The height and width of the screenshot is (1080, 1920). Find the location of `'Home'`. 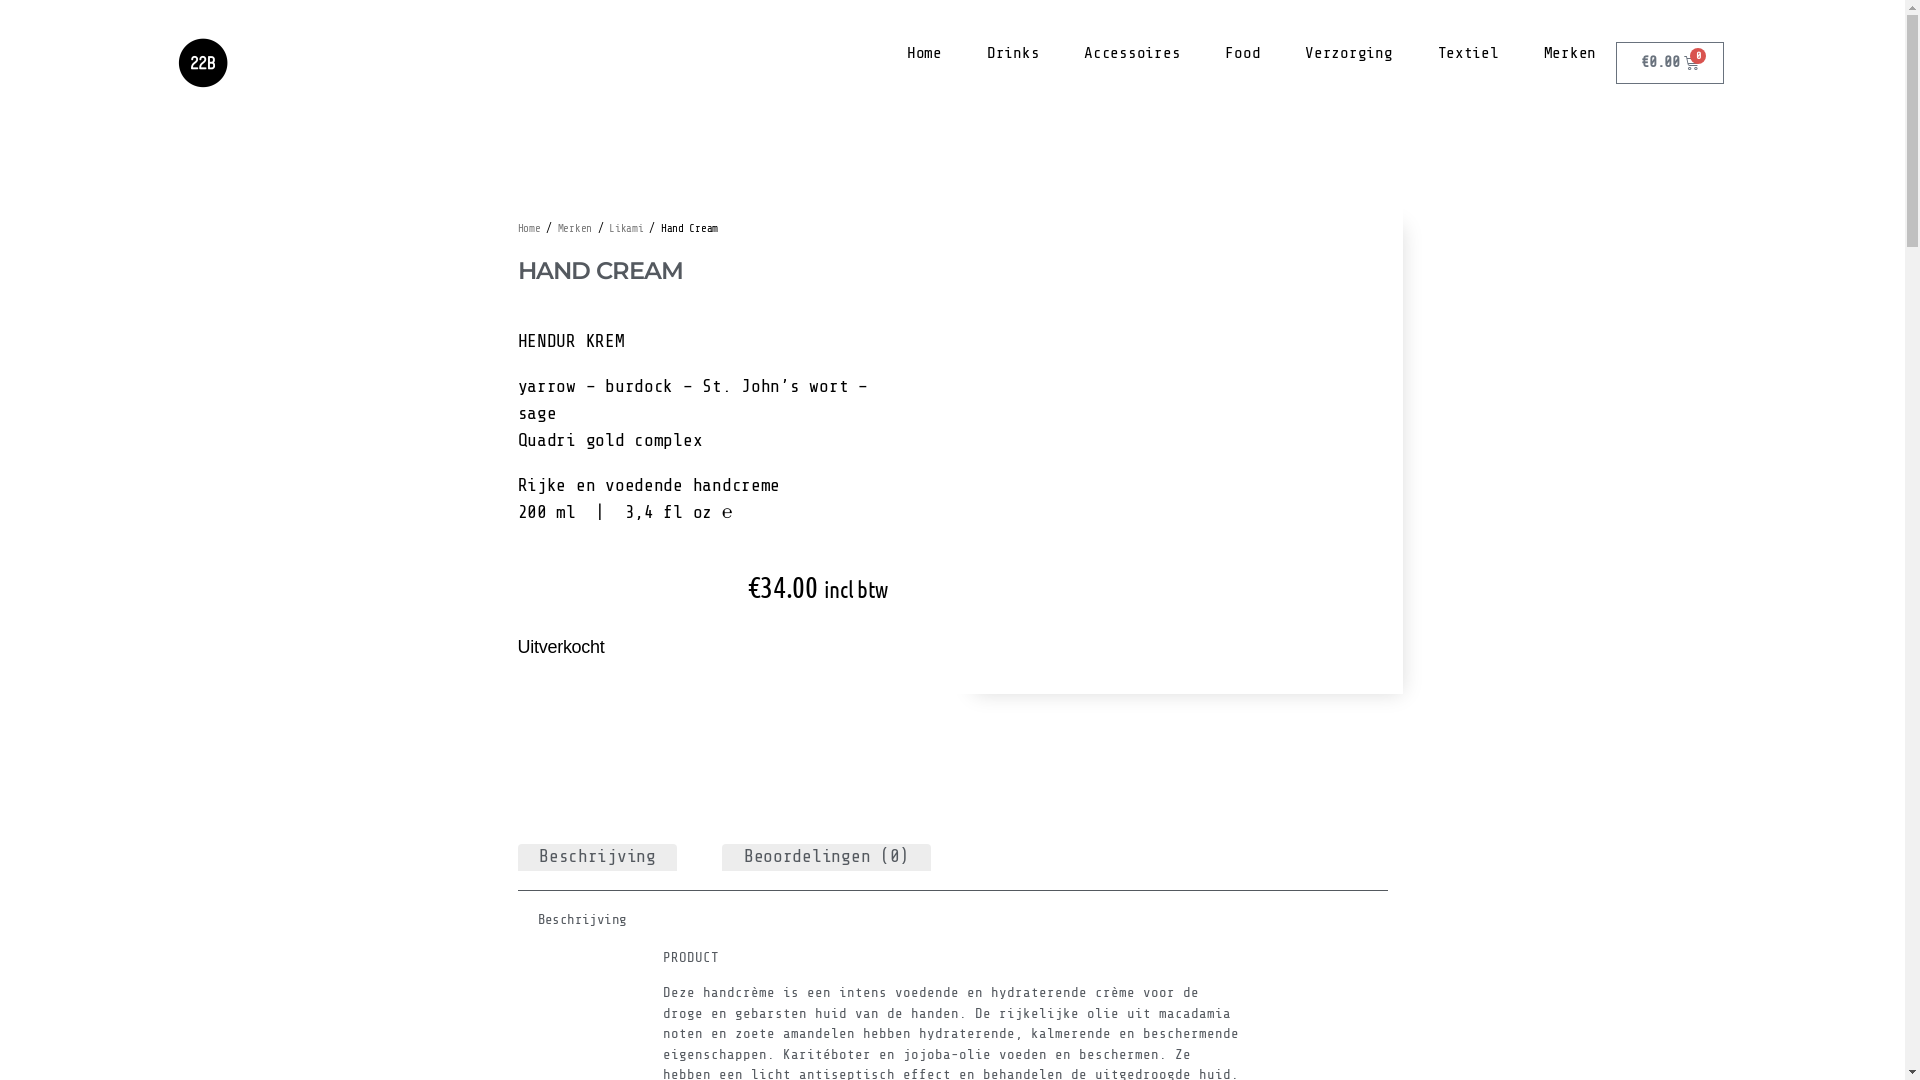

'Home' is located at coordinates (923, 52).